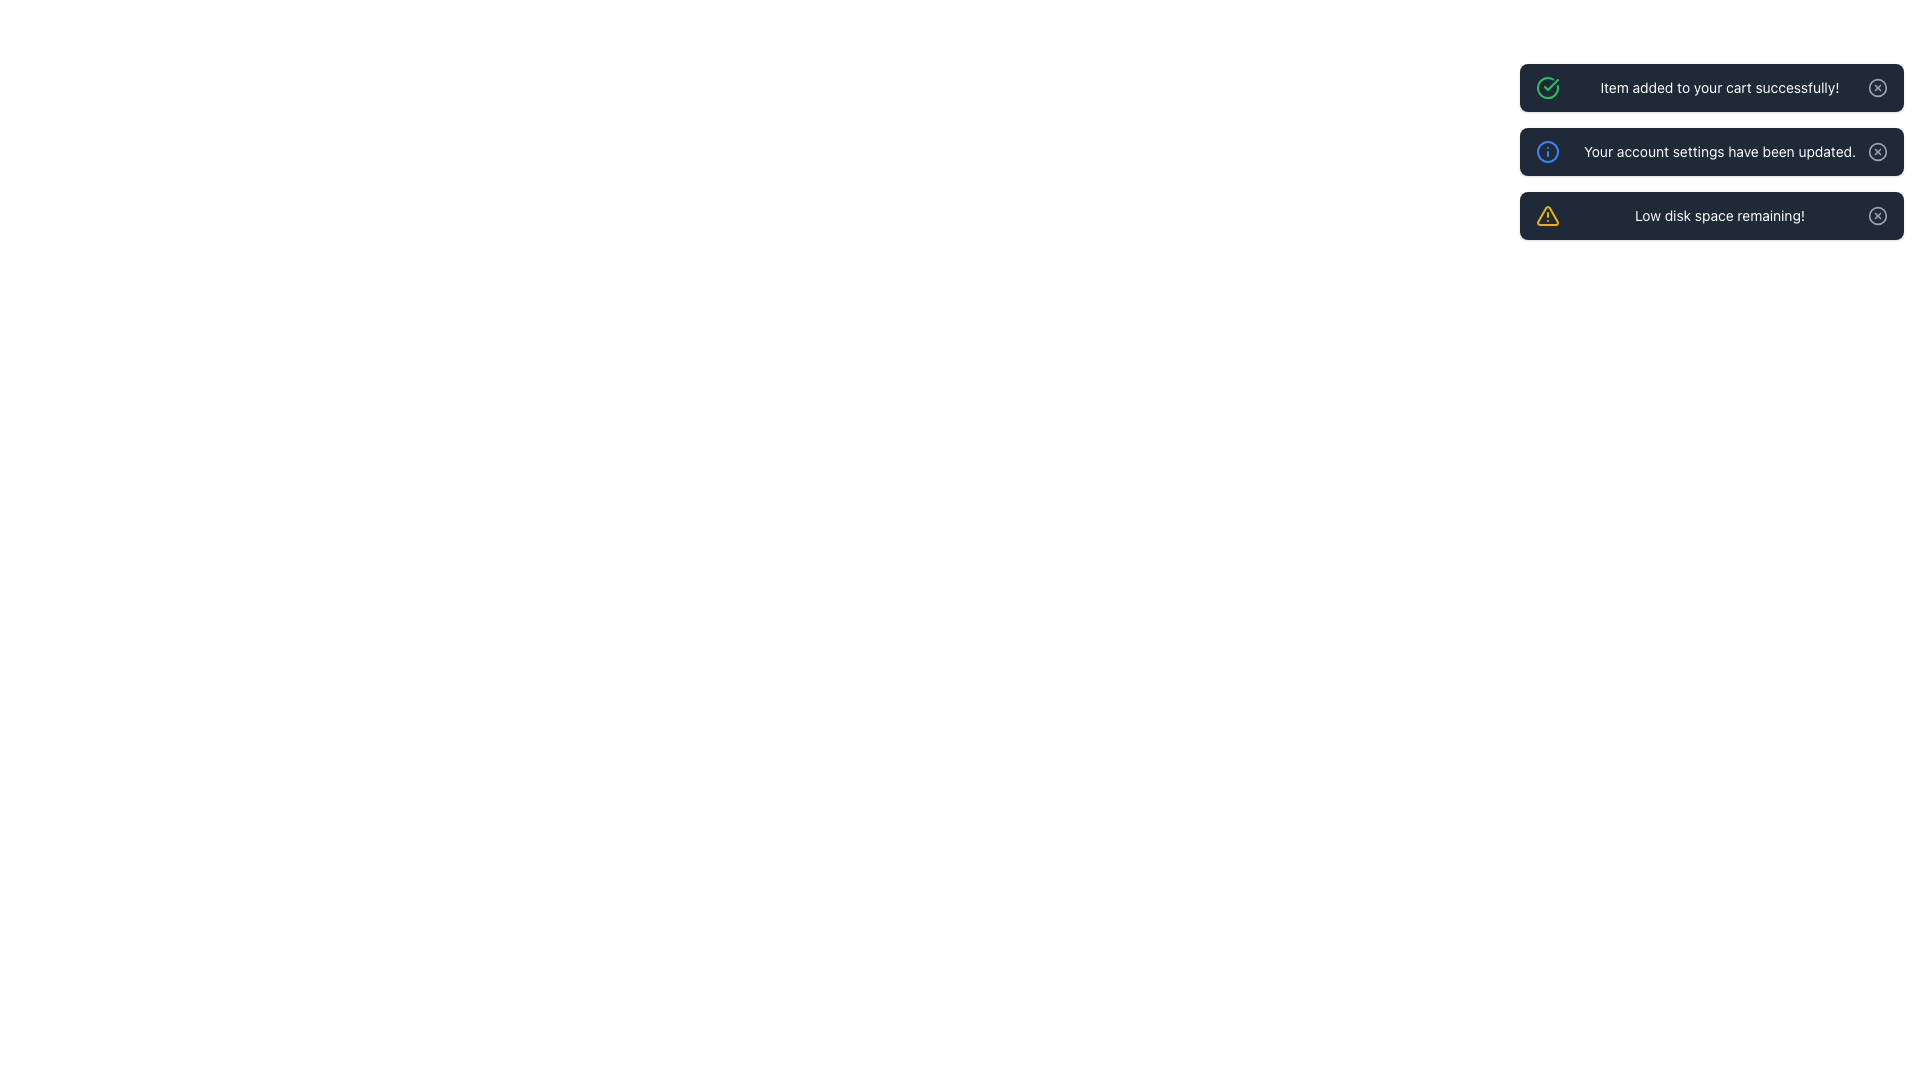  What do you see at coordinates (1546, 216) in the screenshot?
I see `the triangular warning icon with a yellow outline located in the third notification pane, to the left of the 'Low disk space remaining!' message` at bounding box center [1546, 216].